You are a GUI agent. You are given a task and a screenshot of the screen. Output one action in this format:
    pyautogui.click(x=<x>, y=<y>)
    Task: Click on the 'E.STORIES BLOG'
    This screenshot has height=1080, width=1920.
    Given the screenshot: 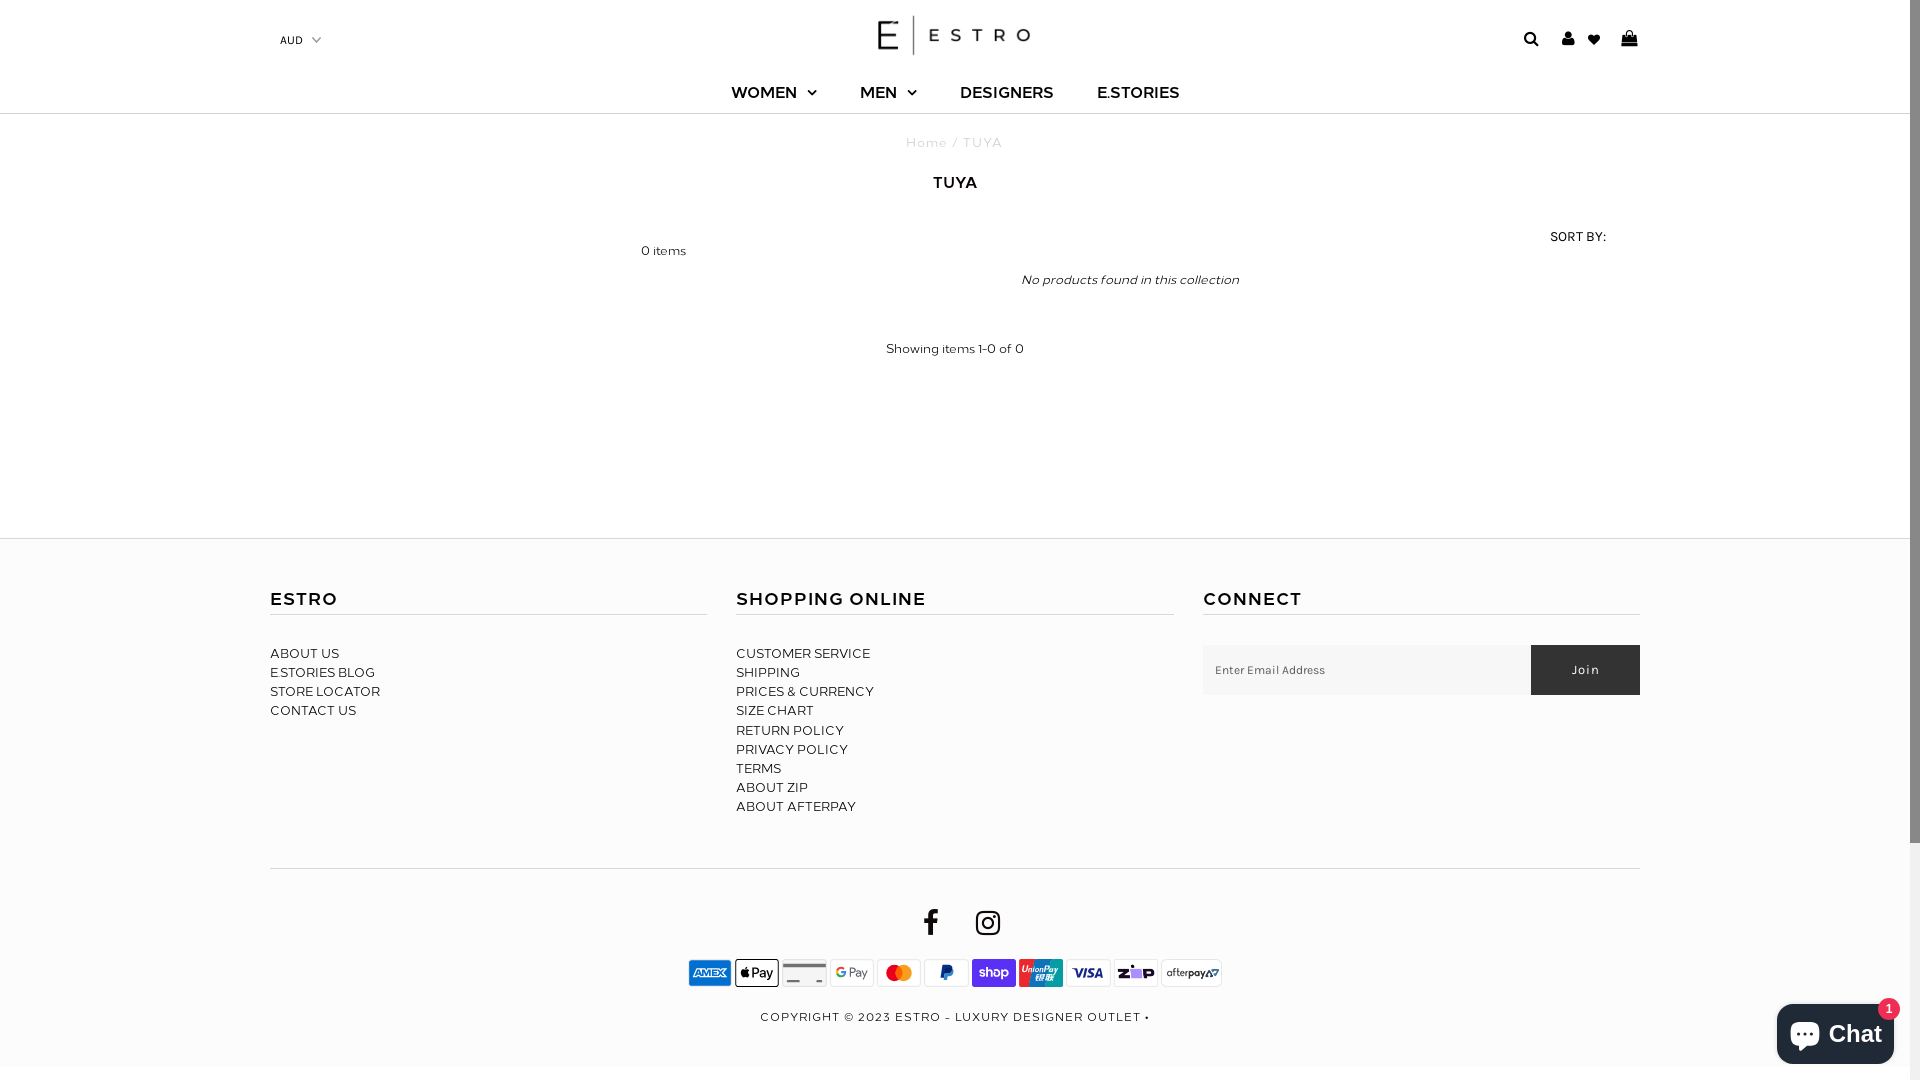 What is the action you would take?
    pyautogui.click(x=322, y=672)
    